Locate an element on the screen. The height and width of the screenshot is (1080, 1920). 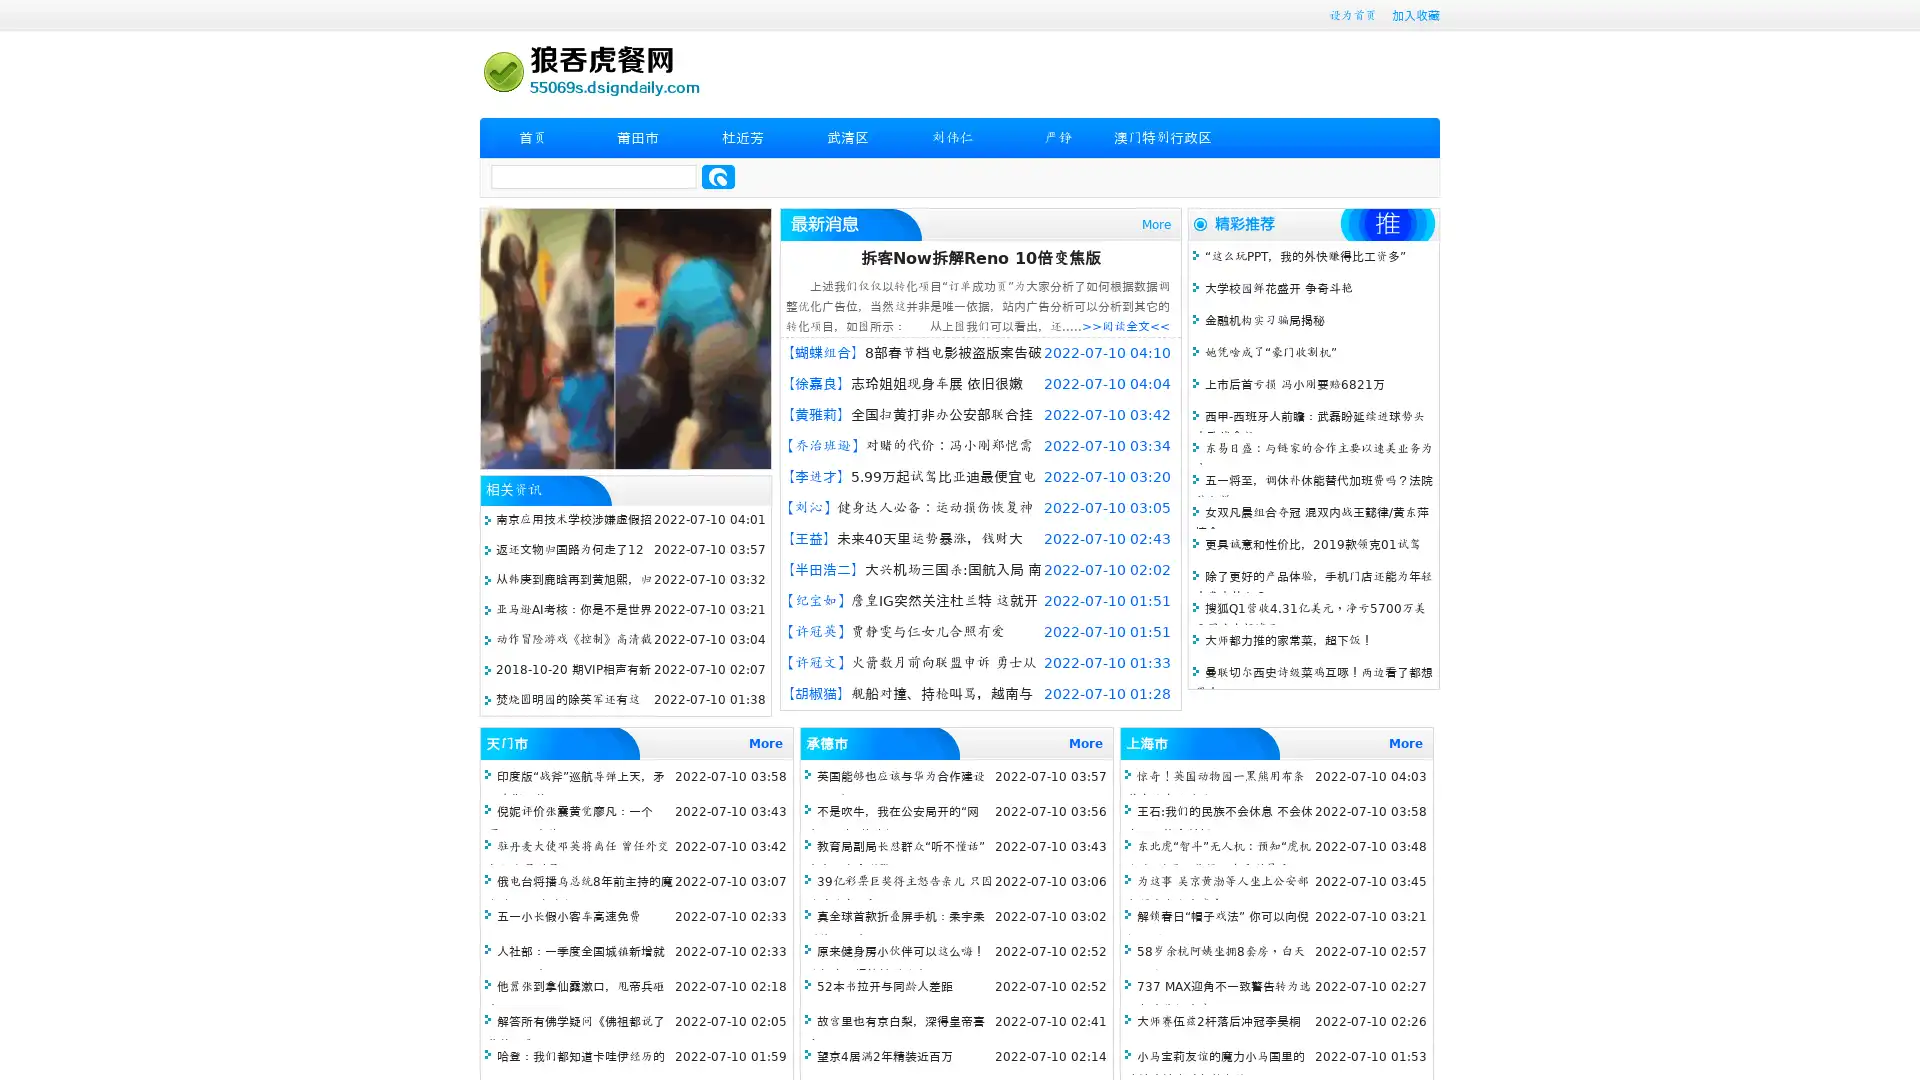
Search is located at coordinates (718, 176).